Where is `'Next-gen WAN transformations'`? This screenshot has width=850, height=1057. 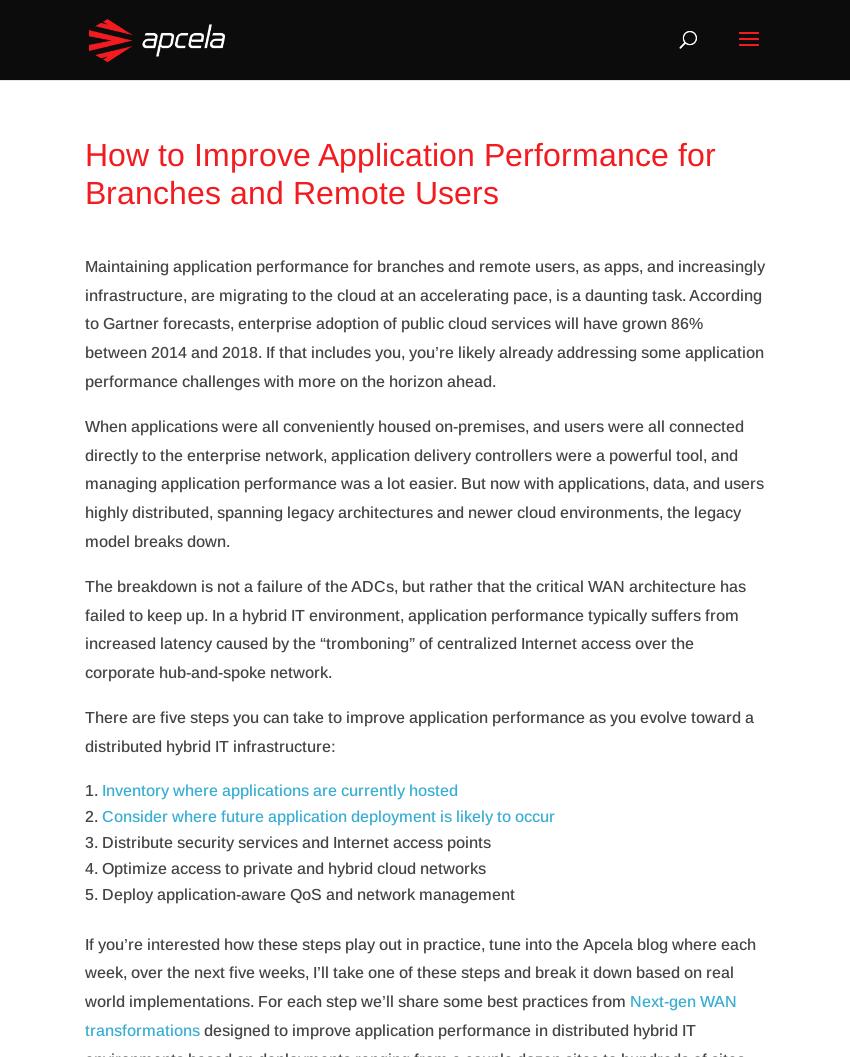
'Next-gen WAN transformations' is located at coordinates (410, 1014).